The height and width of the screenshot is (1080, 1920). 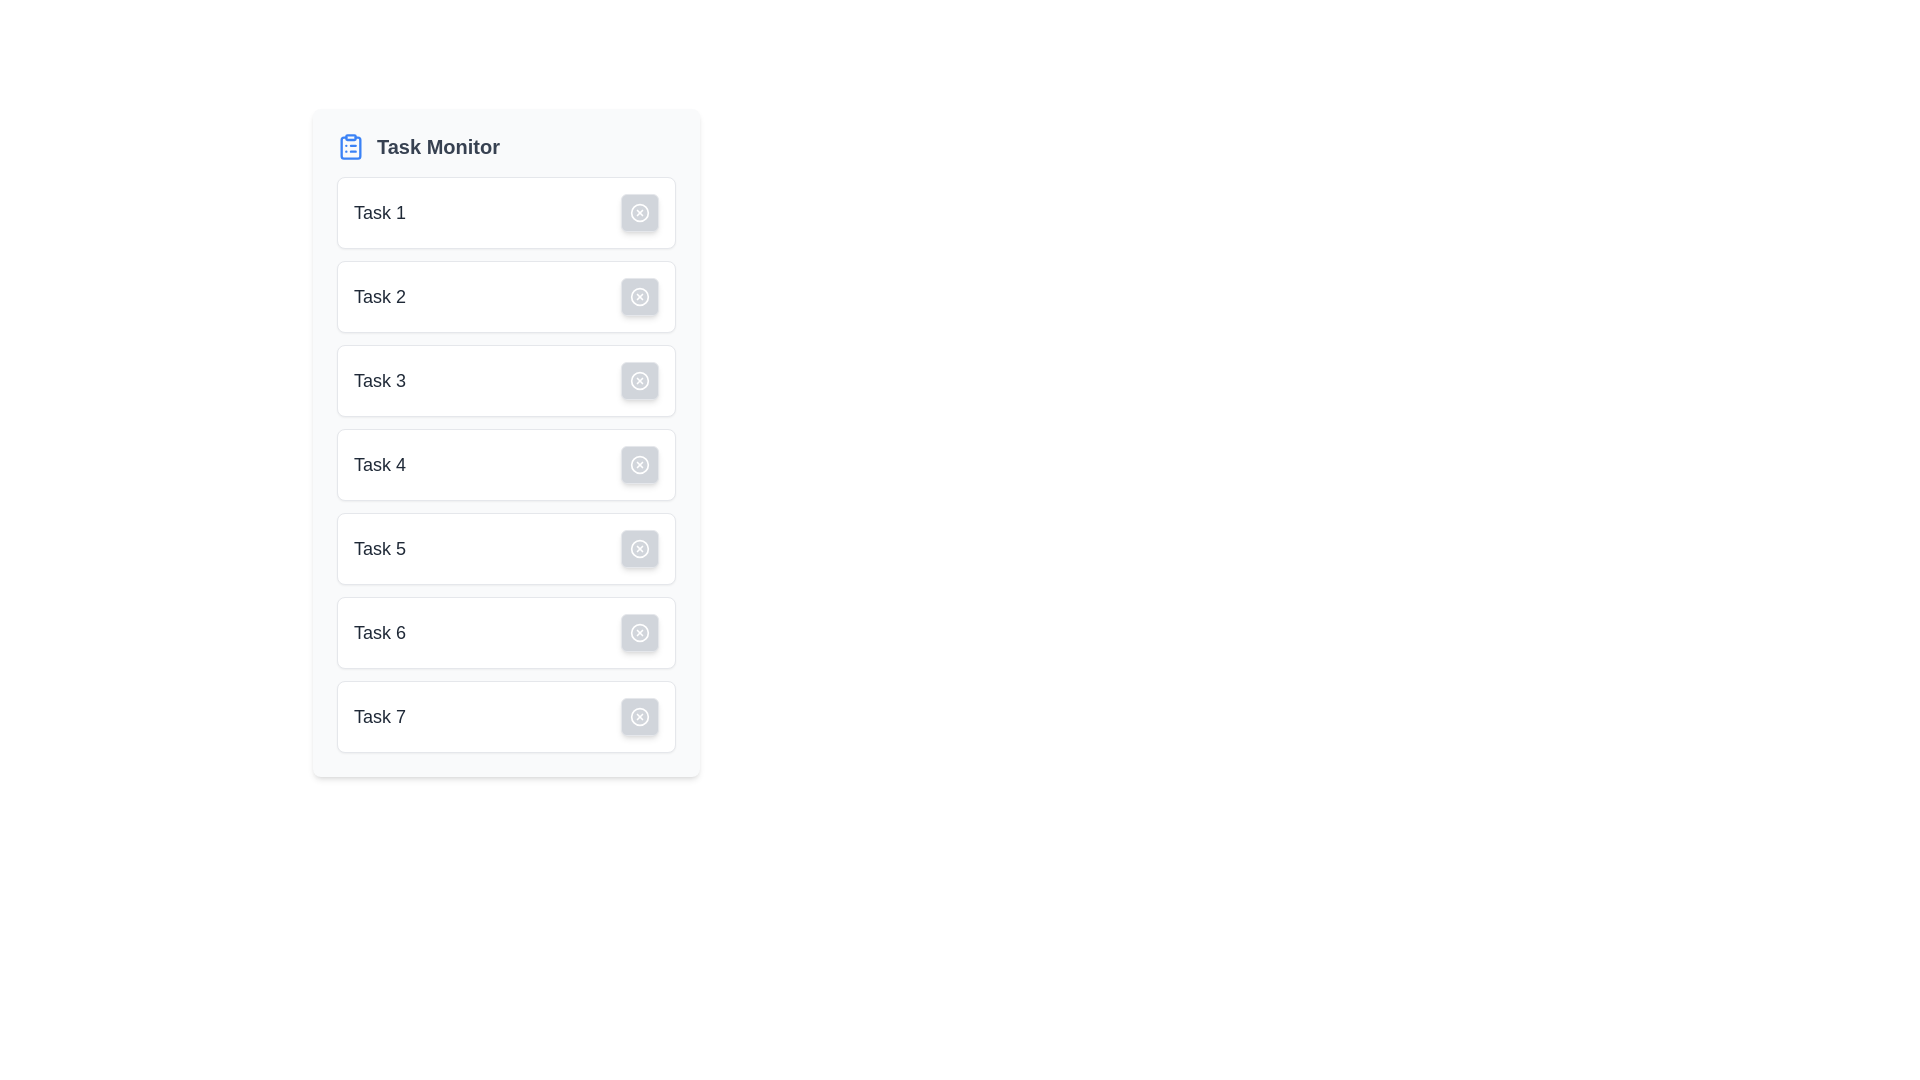 What do you see at coordinates (638, 381) in the screenshot?
I see `the small circular vector graphic element located within the third task item of the vertical task list interface, which is part of the control icon in the top-right corner of the task card` at bounding box center [638, 381].